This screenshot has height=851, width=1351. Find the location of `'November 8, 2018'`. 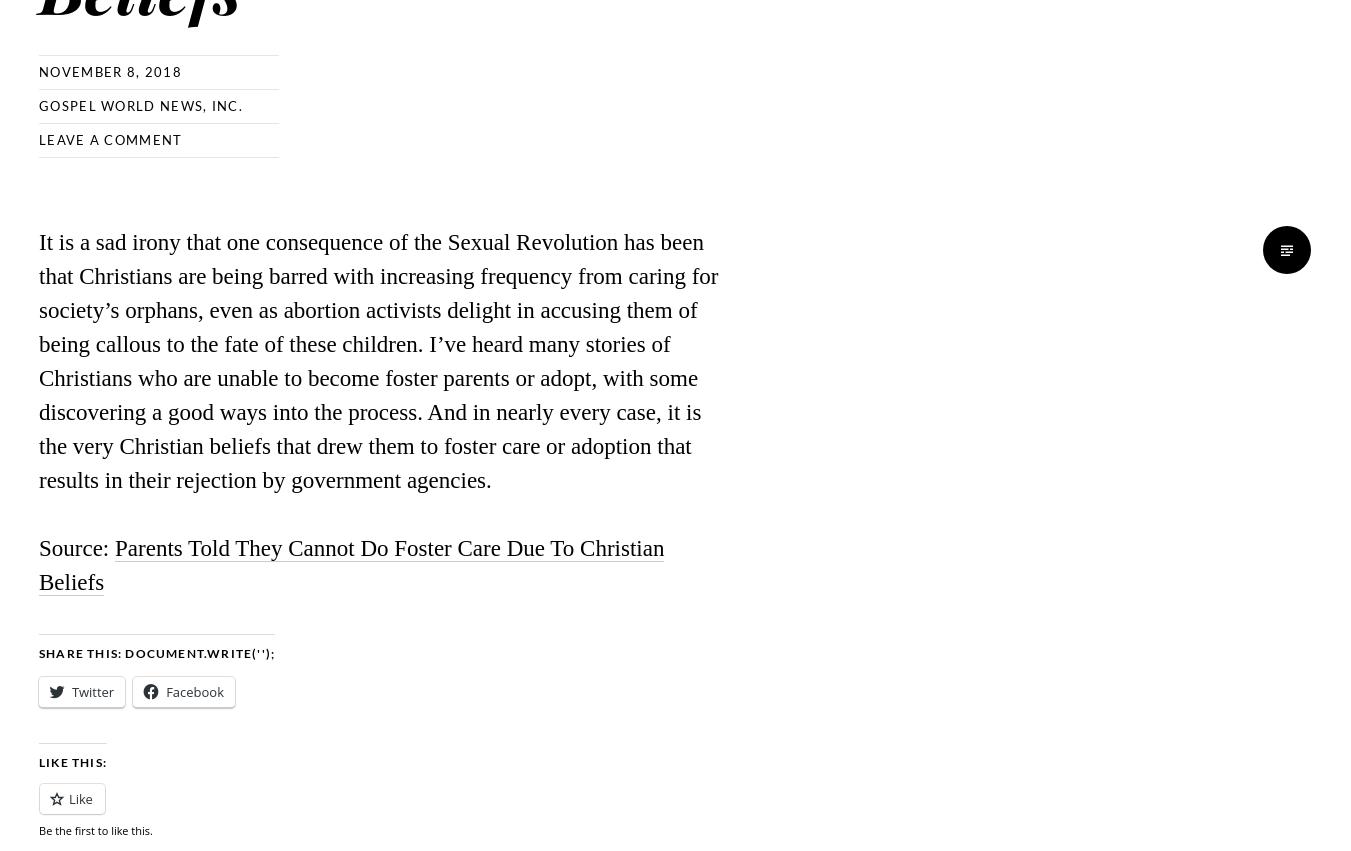

'November 8, 2018' is located at coordinates (109, 70).